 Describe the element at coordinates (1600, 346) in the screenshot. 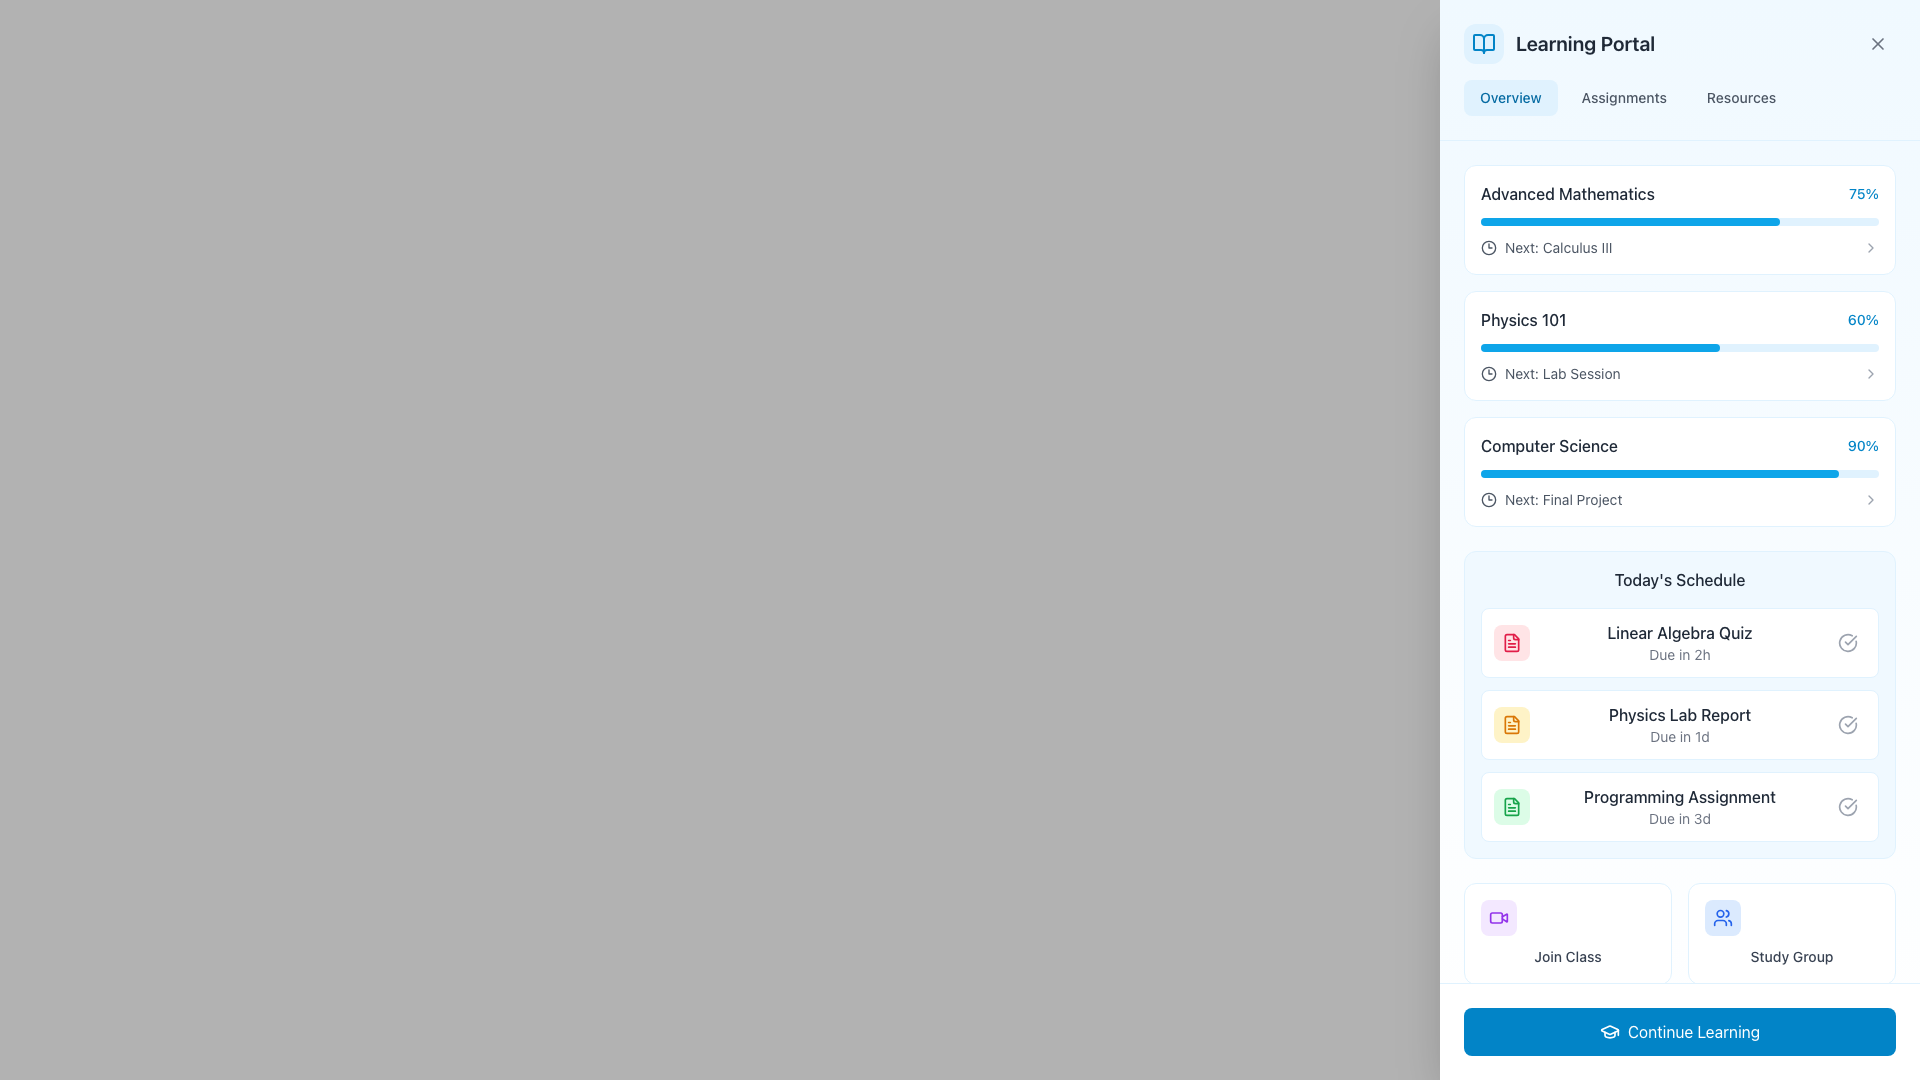

I see `the progress bar indicating 60% completion for the 'Physics 101' item in the Learning Portal interface` at that location.